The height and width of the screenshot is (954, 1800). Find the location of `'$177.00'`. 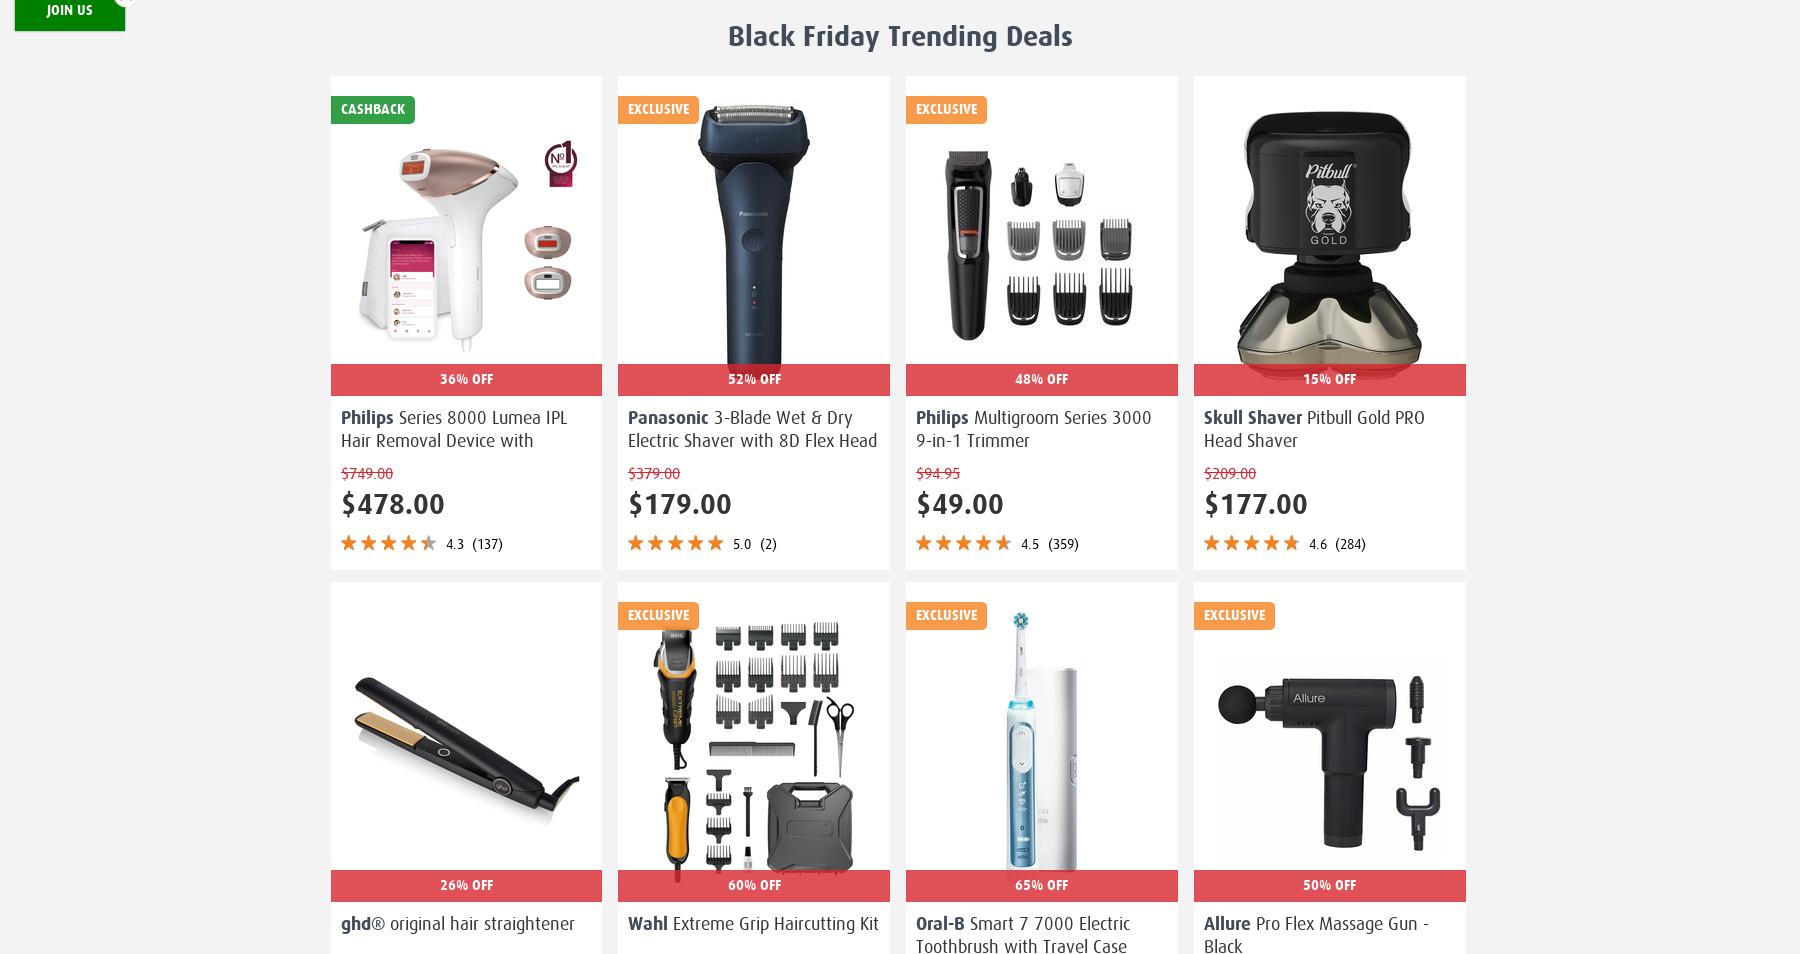

'$177.00' is located at coordinates (1254, 504).